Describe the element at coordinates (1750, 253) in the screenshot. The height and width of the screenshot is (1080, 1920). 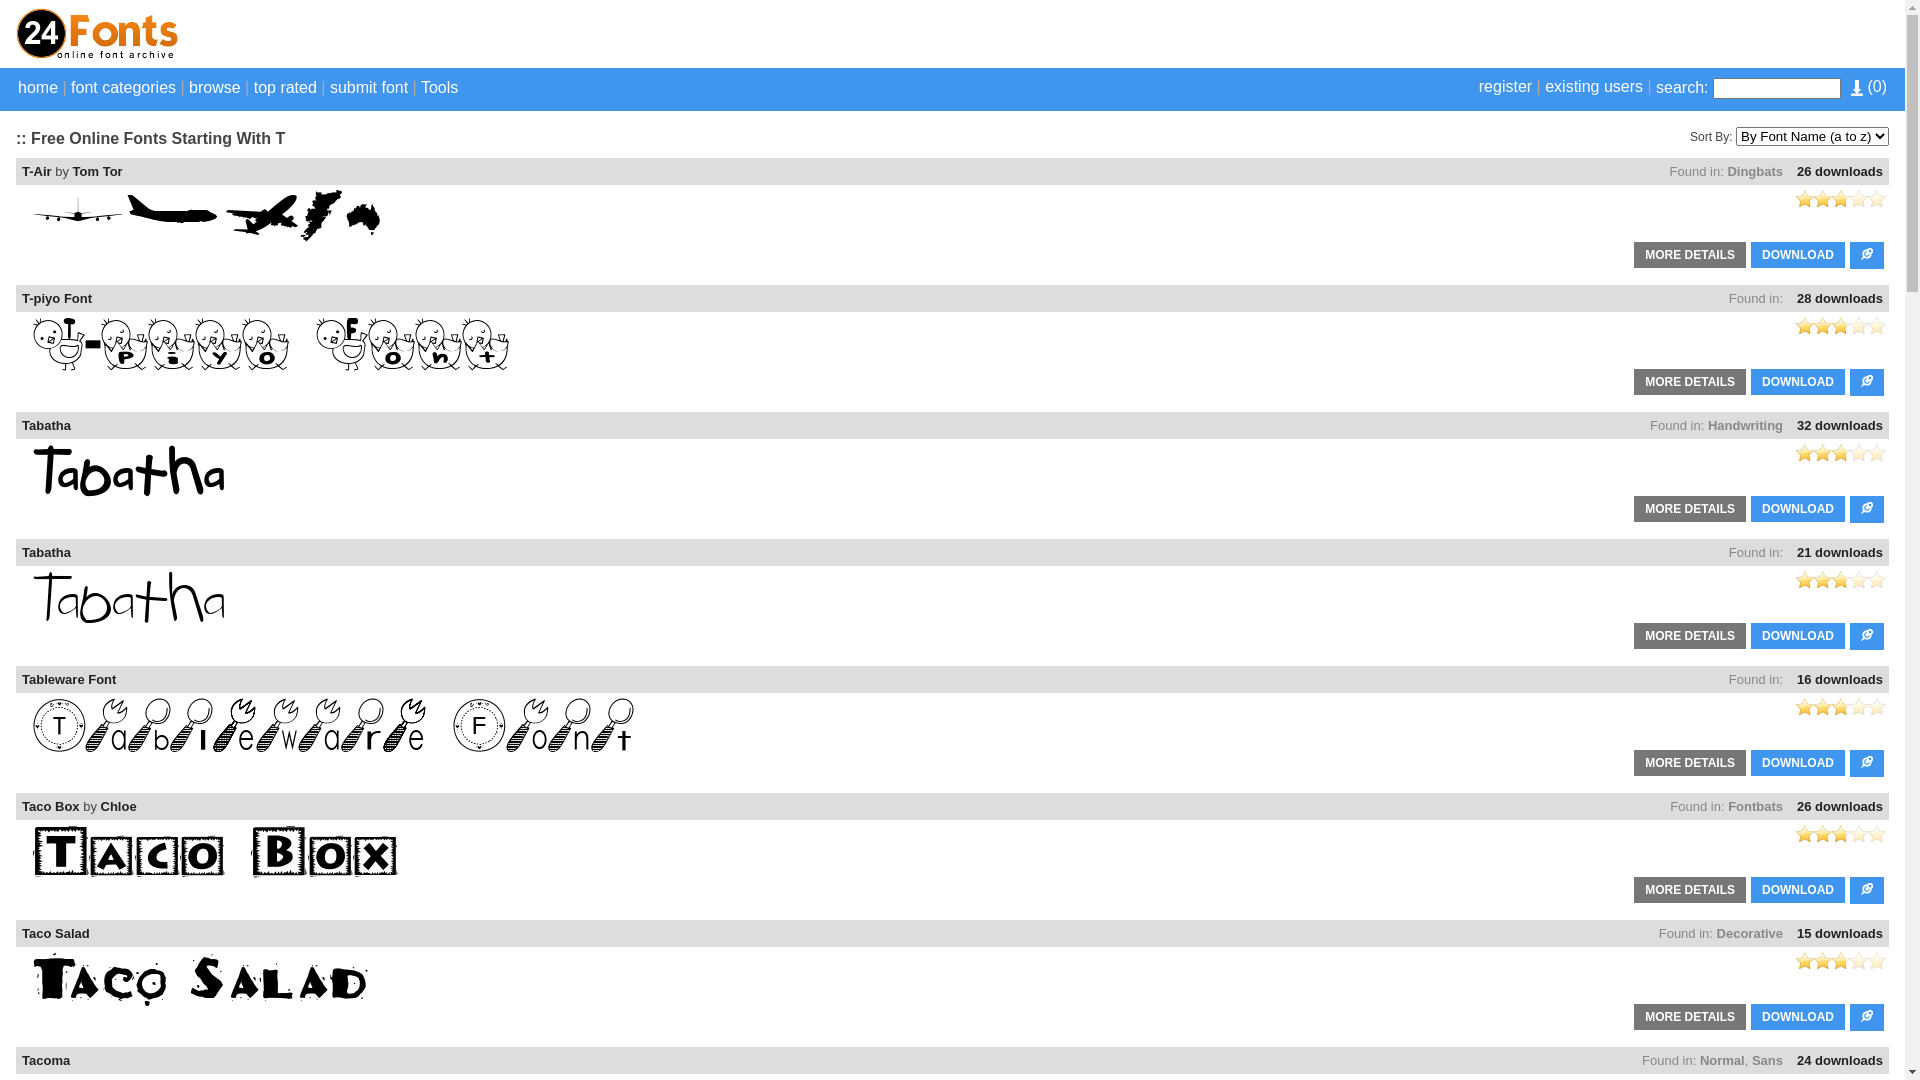
I see `'DOWNLOAD'` at that location.